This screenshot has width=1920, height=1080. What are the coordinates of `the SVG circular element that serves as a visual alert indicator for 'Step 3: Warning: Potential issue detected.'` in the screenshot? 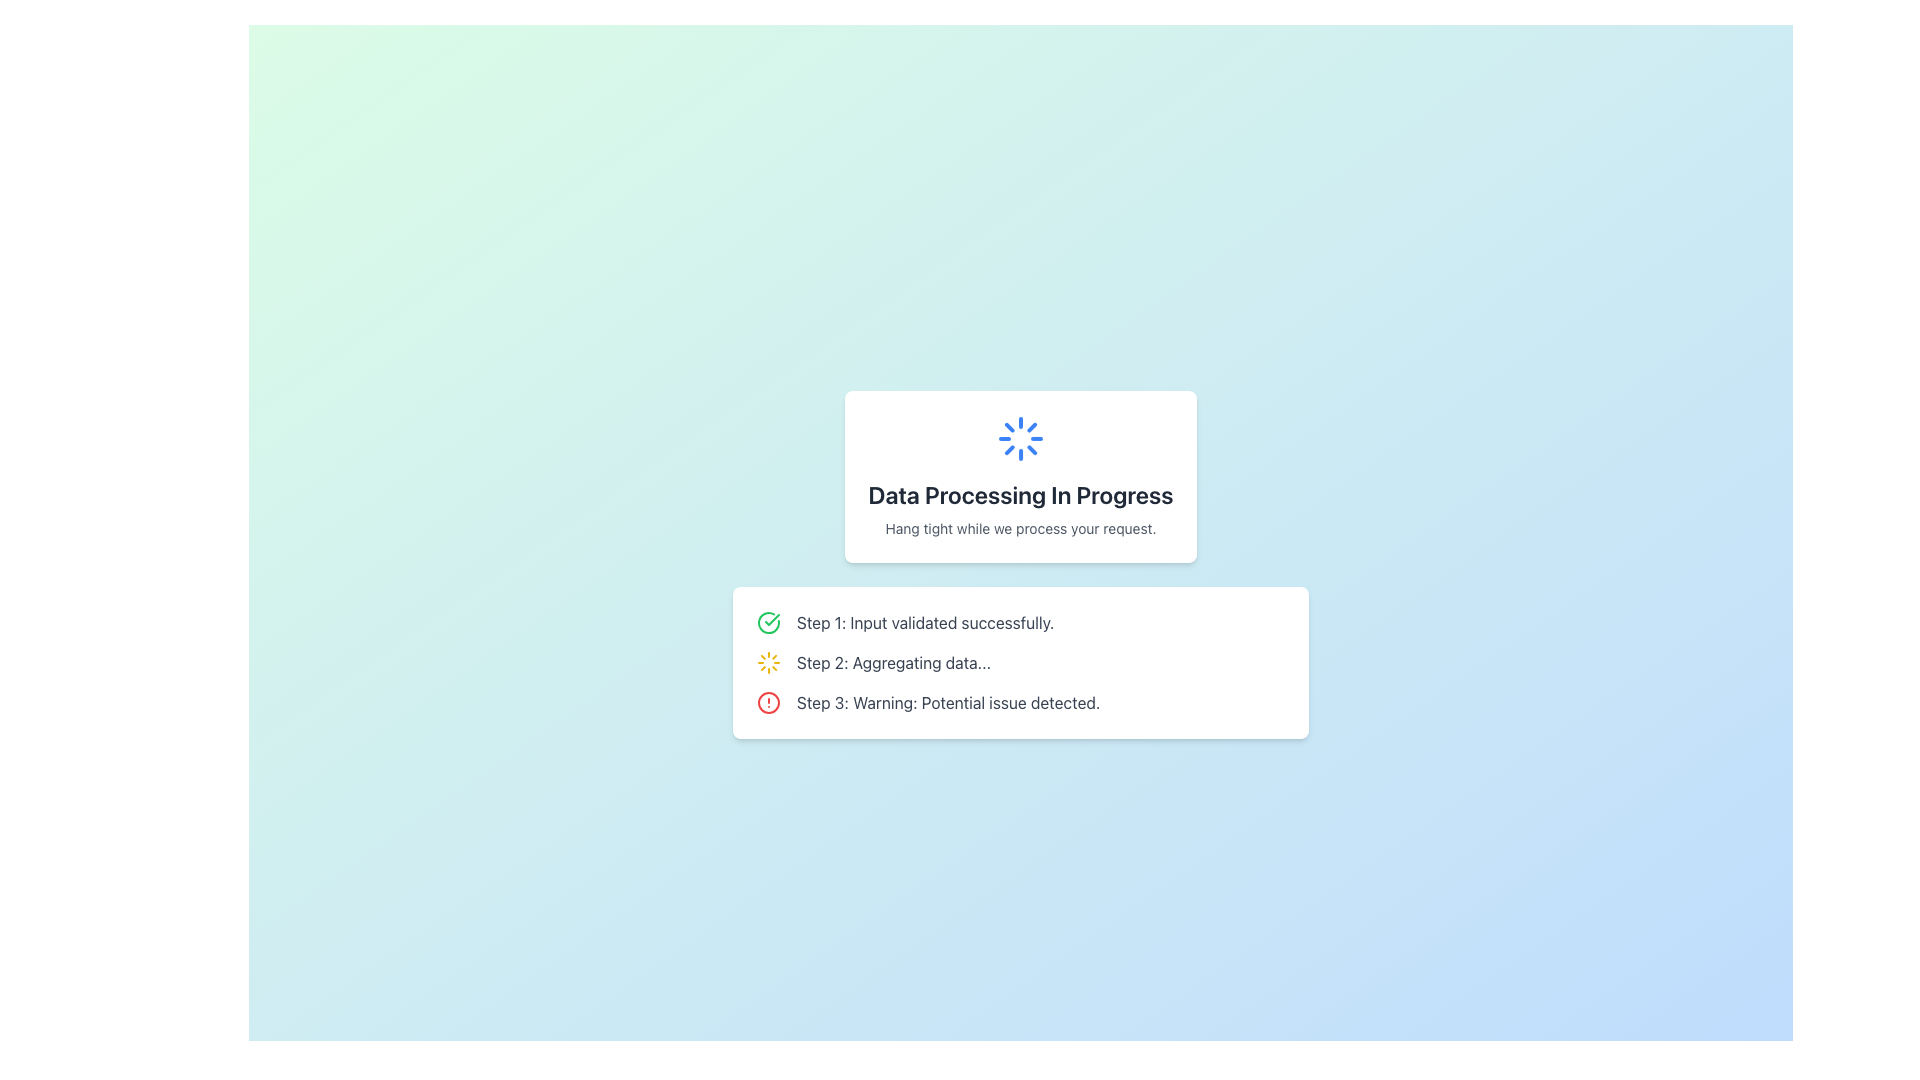 It's located at (767, 701).